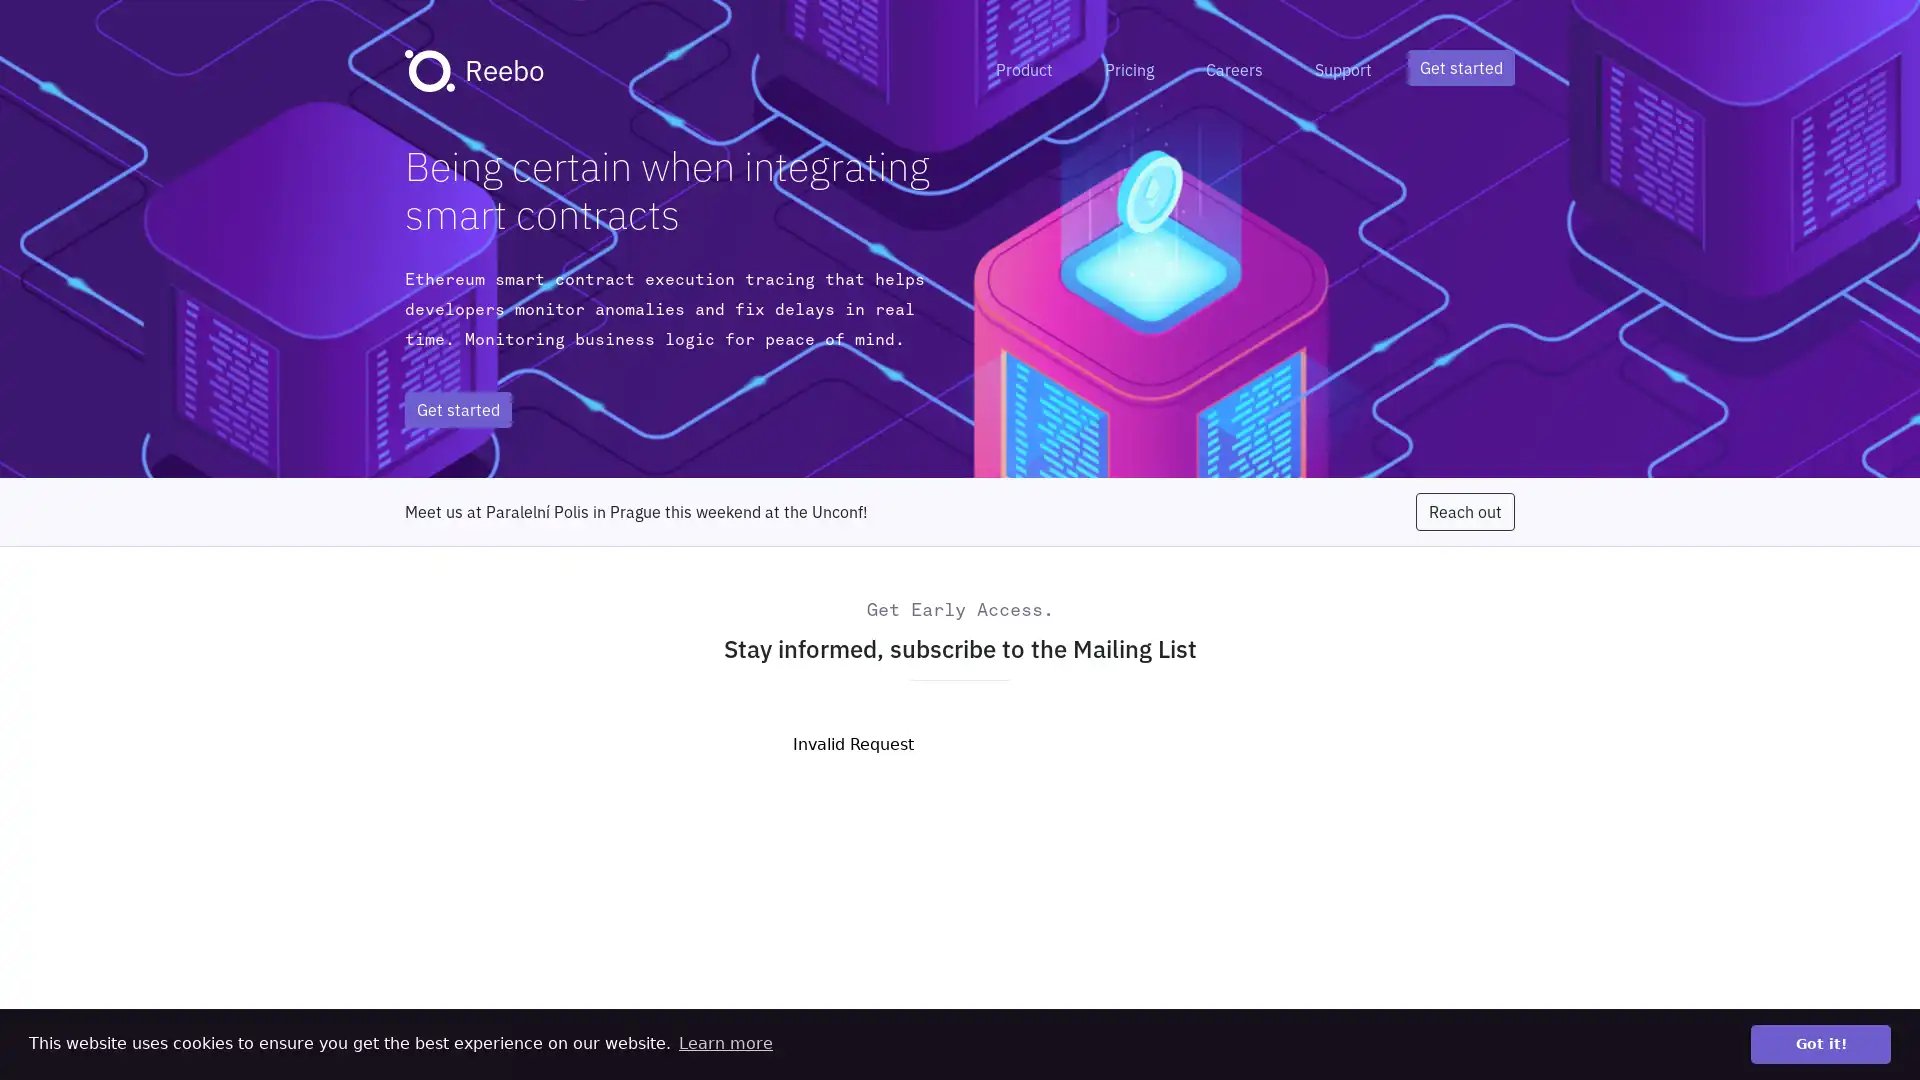 This screenshot has width=1920, height=1080. I want to click on learn more about cookies, so click(724, 1043).